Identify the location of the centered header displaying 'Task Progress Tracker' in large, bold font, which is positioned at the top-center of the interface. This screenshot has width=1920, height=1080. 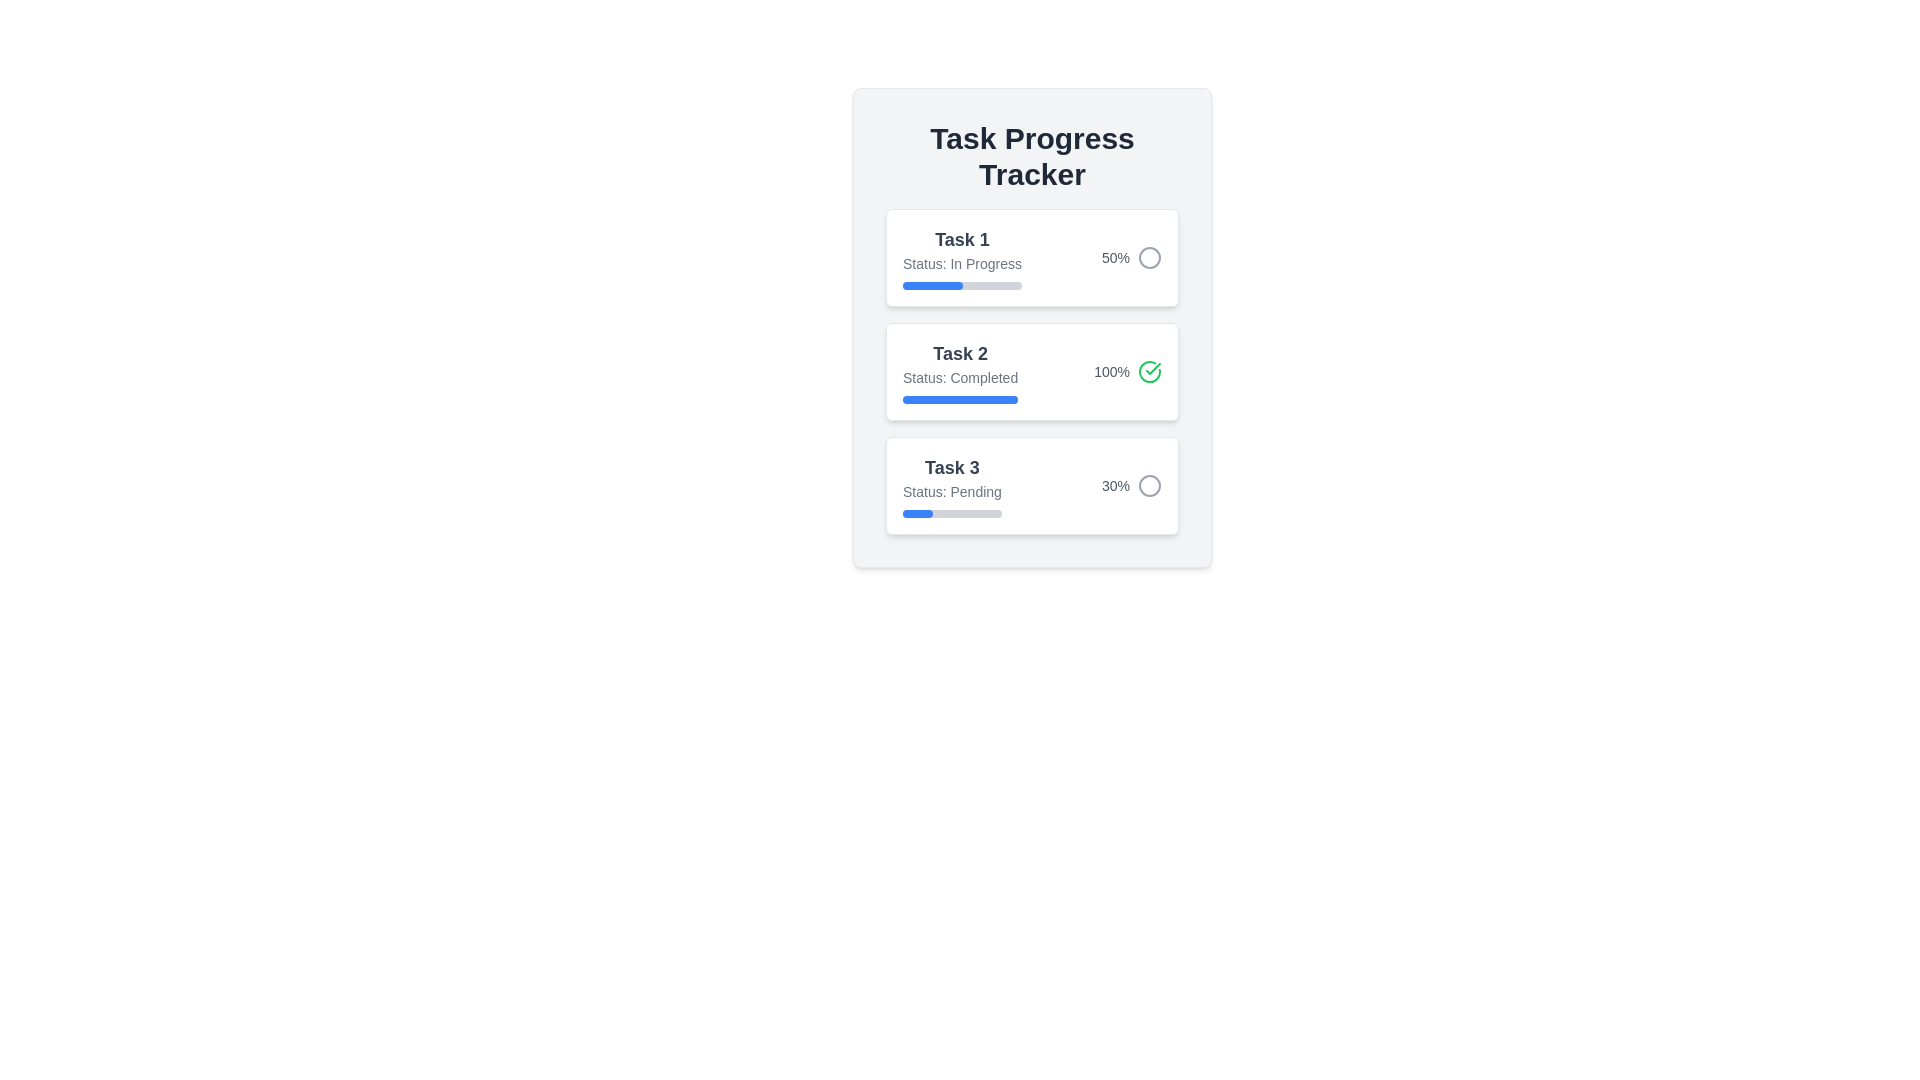
(1032, 156).